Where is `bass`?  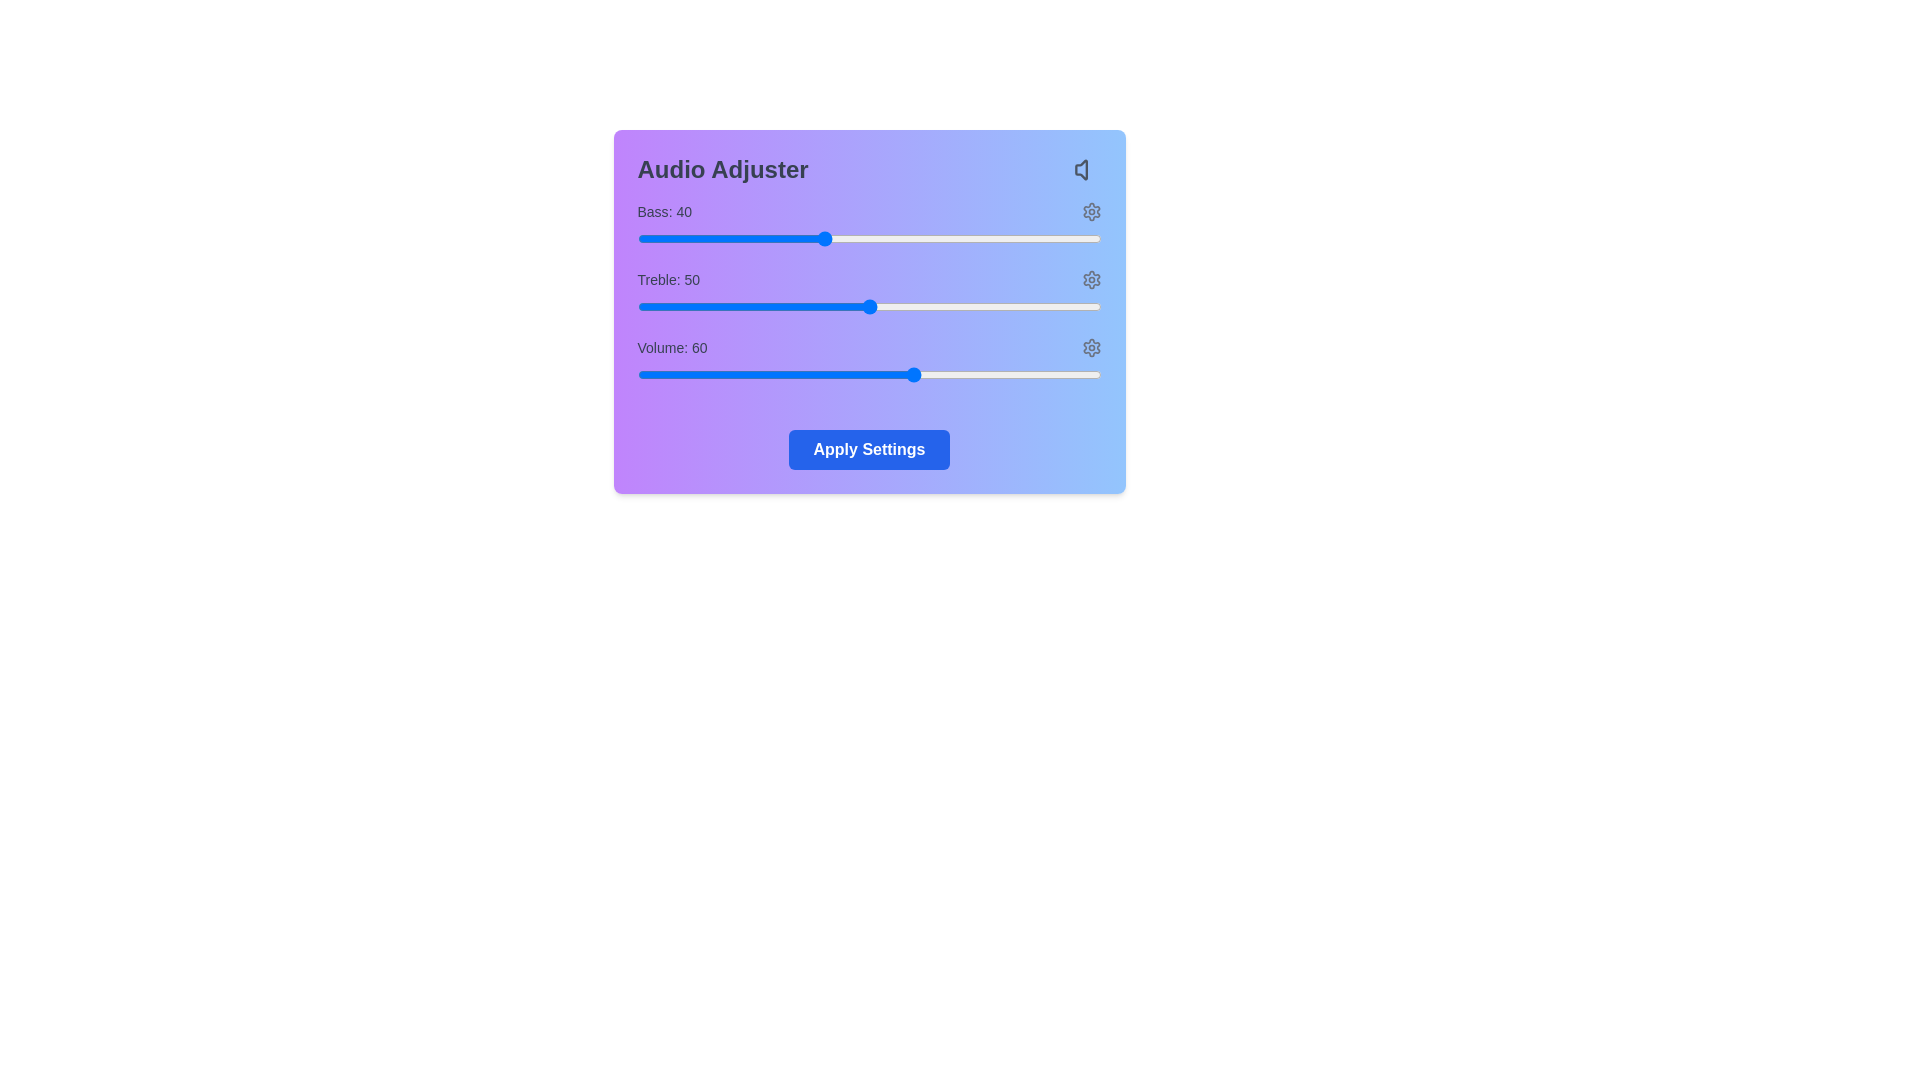
bass is located at coordinates (1044, 230).